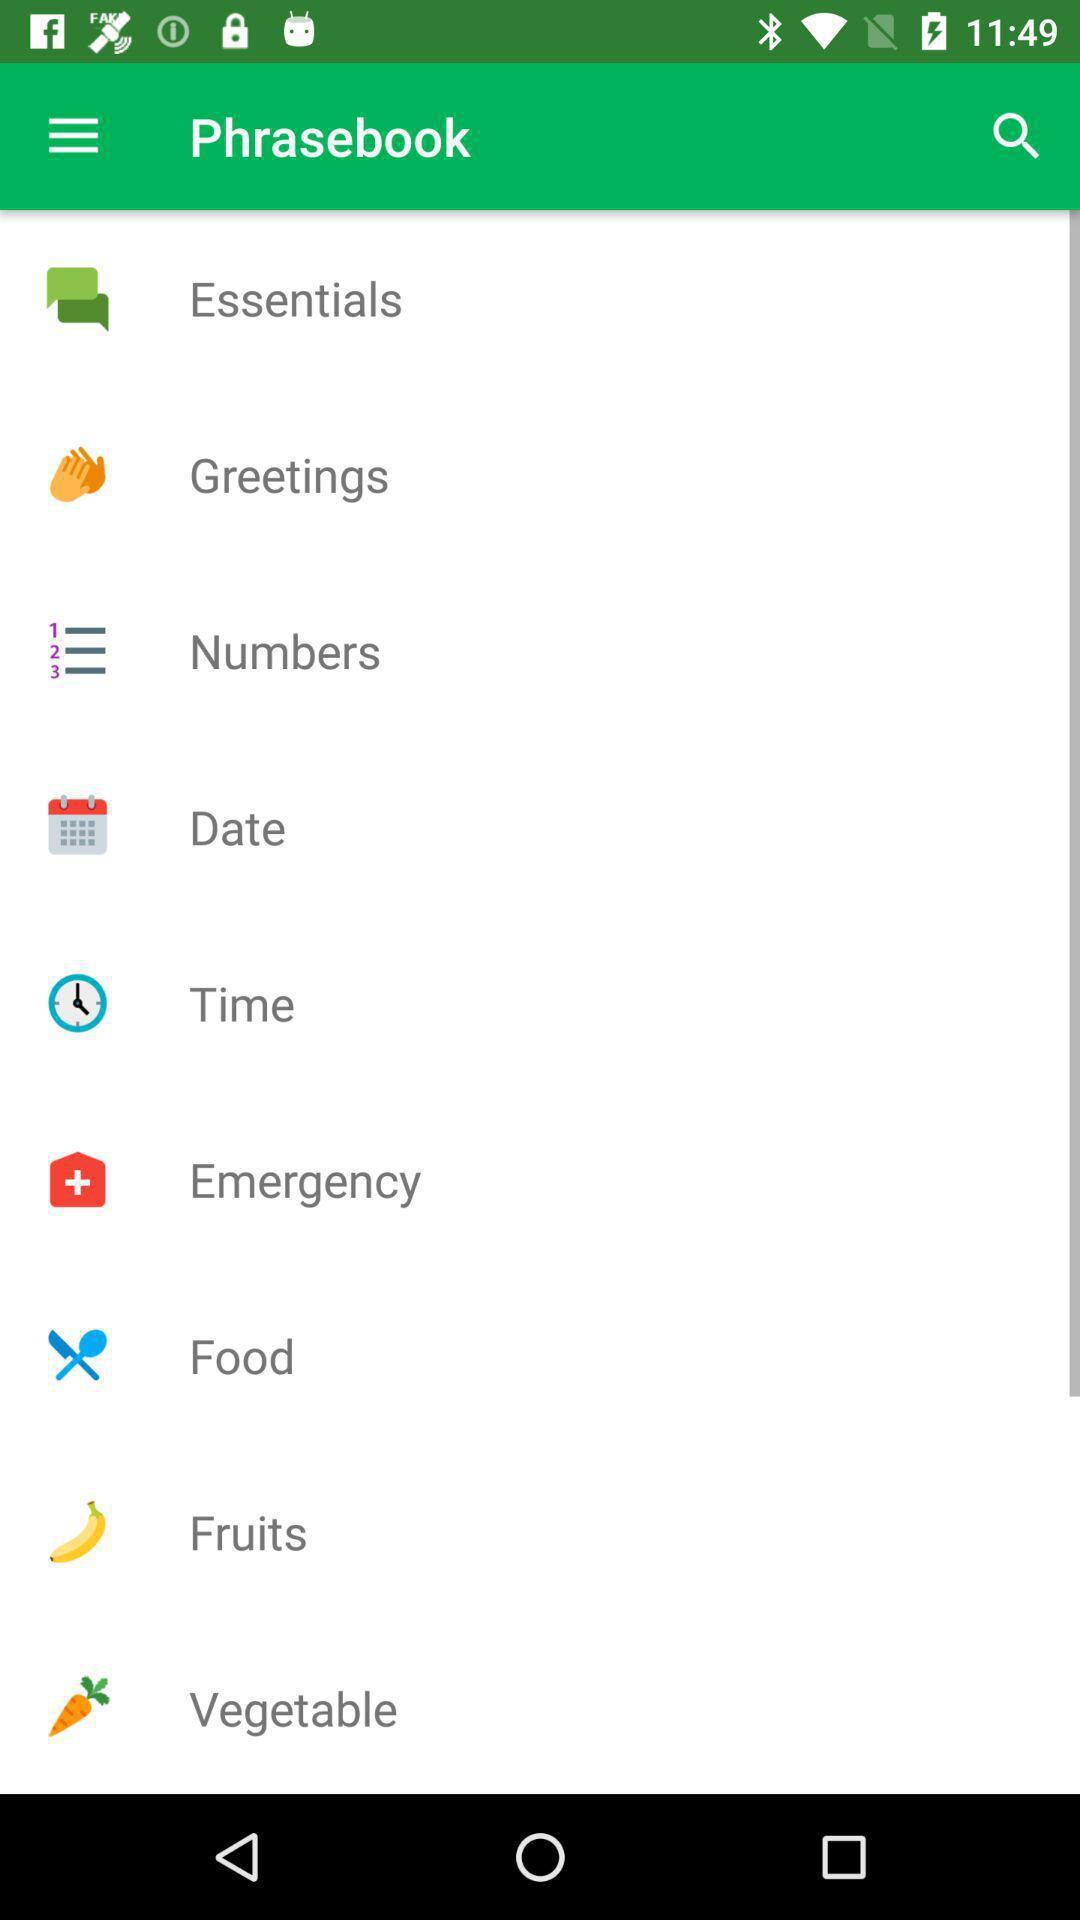 Image resolution: width=1080 pixels, height=1920 pixels. Describe the element at coordinates (76, 1003) in the screenshot. I see `time phrases` at that location.